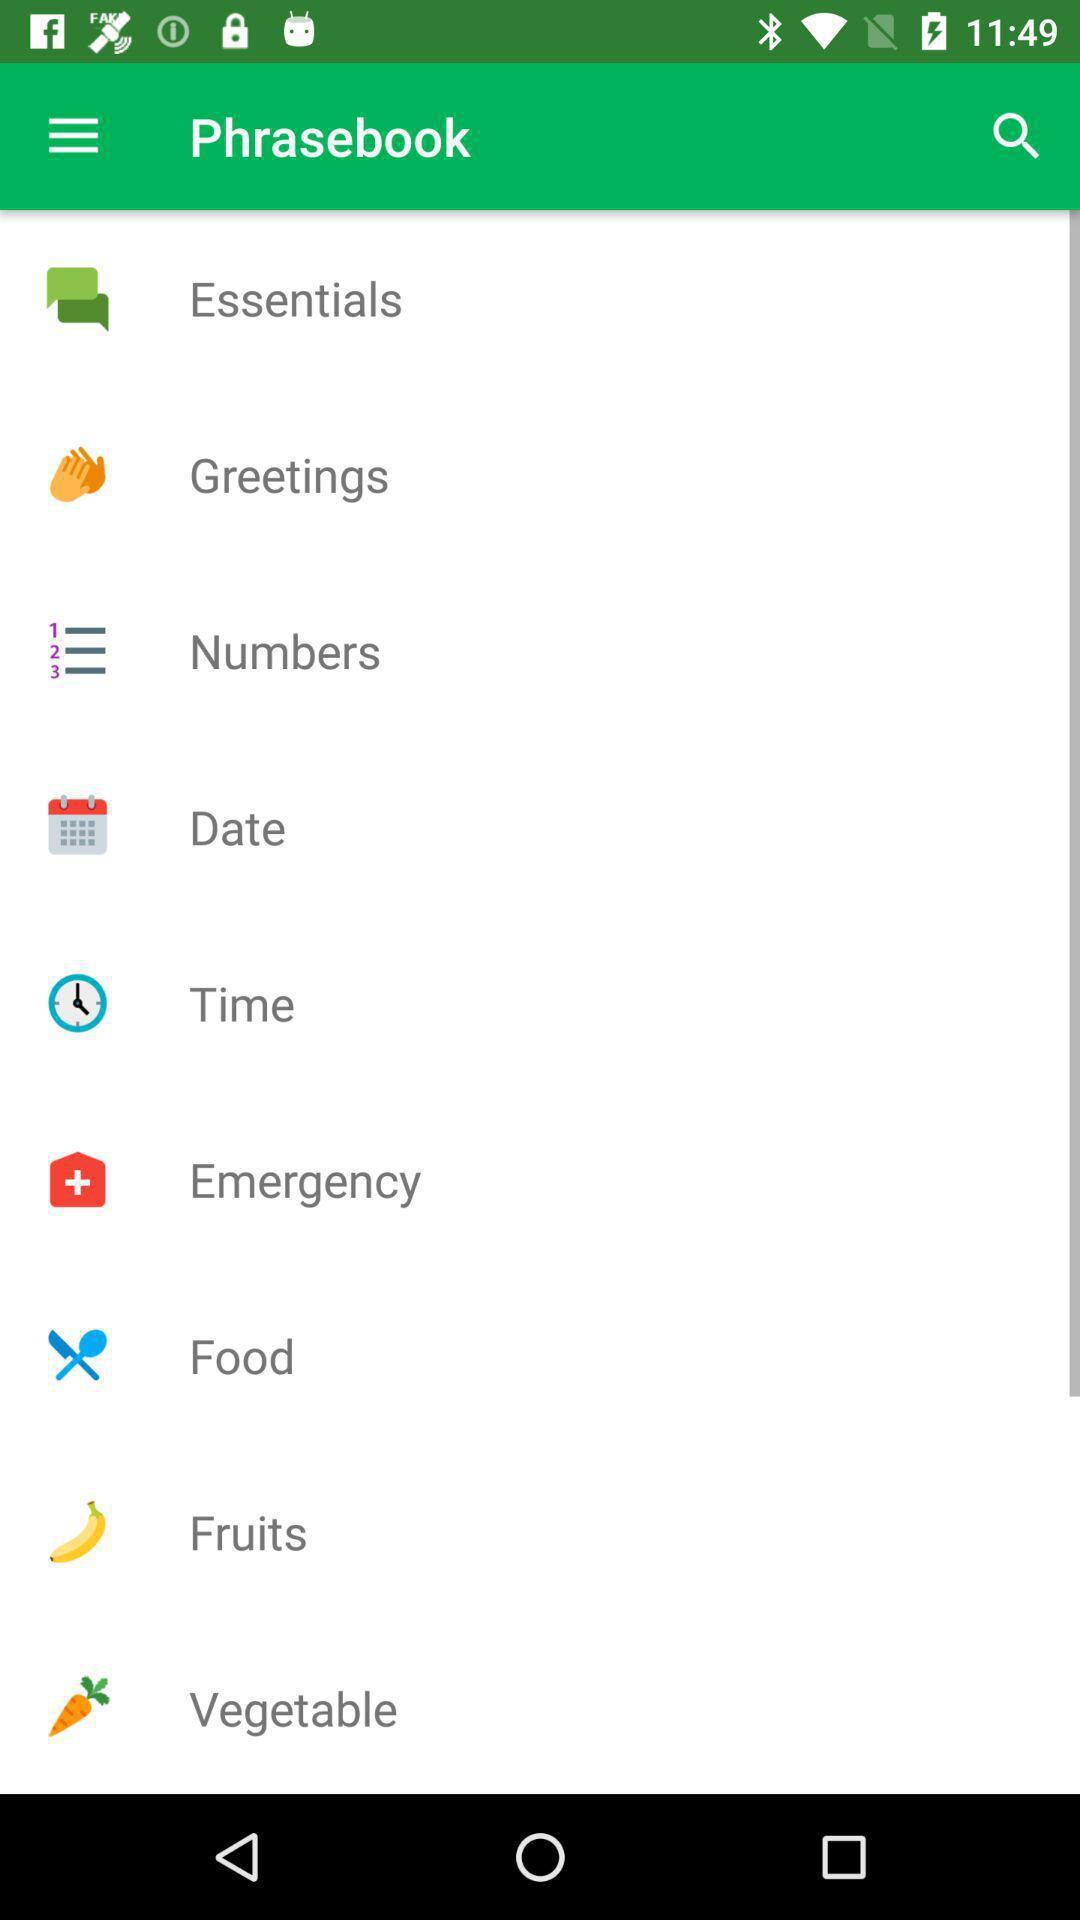 Image resolution: width=1080 pixels, height=1920 pixels. Describe the element at coordinates (76, 1003) in the screenshot. I see `time phrases` at that location.